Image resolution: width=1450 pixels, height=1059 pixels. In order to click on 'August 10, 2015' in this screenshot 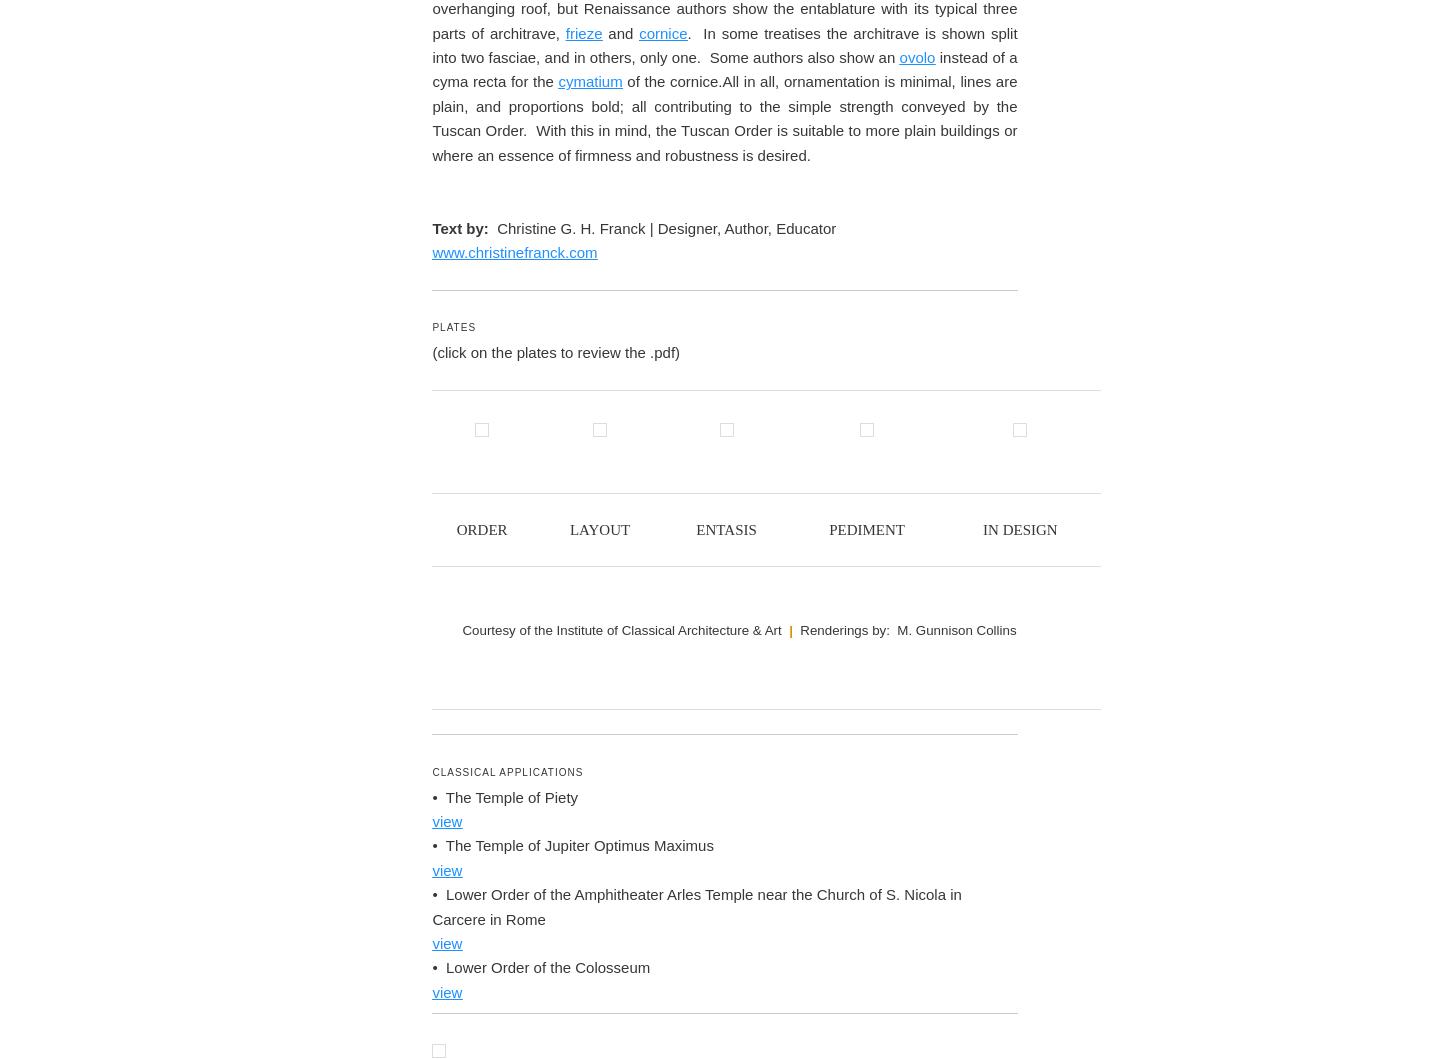, I will do `click(535, 266)`.